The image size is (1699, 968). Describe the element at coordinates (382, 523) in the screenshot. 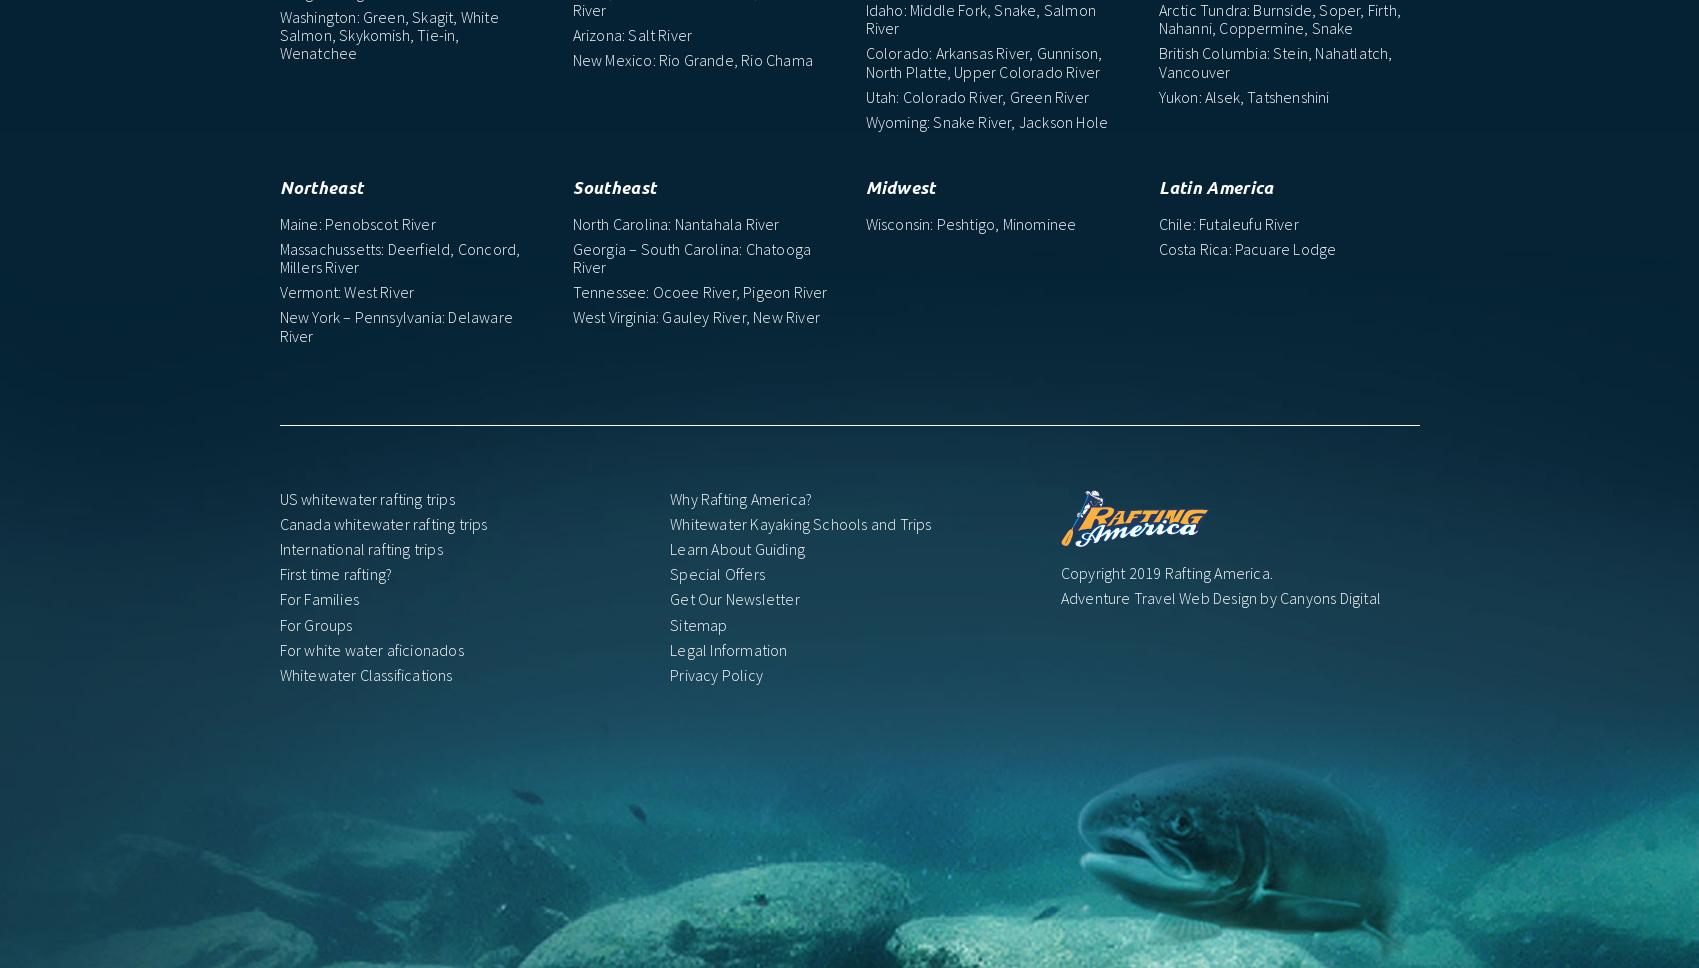

I see `'Canada whitewater rafting trips'` at that location.